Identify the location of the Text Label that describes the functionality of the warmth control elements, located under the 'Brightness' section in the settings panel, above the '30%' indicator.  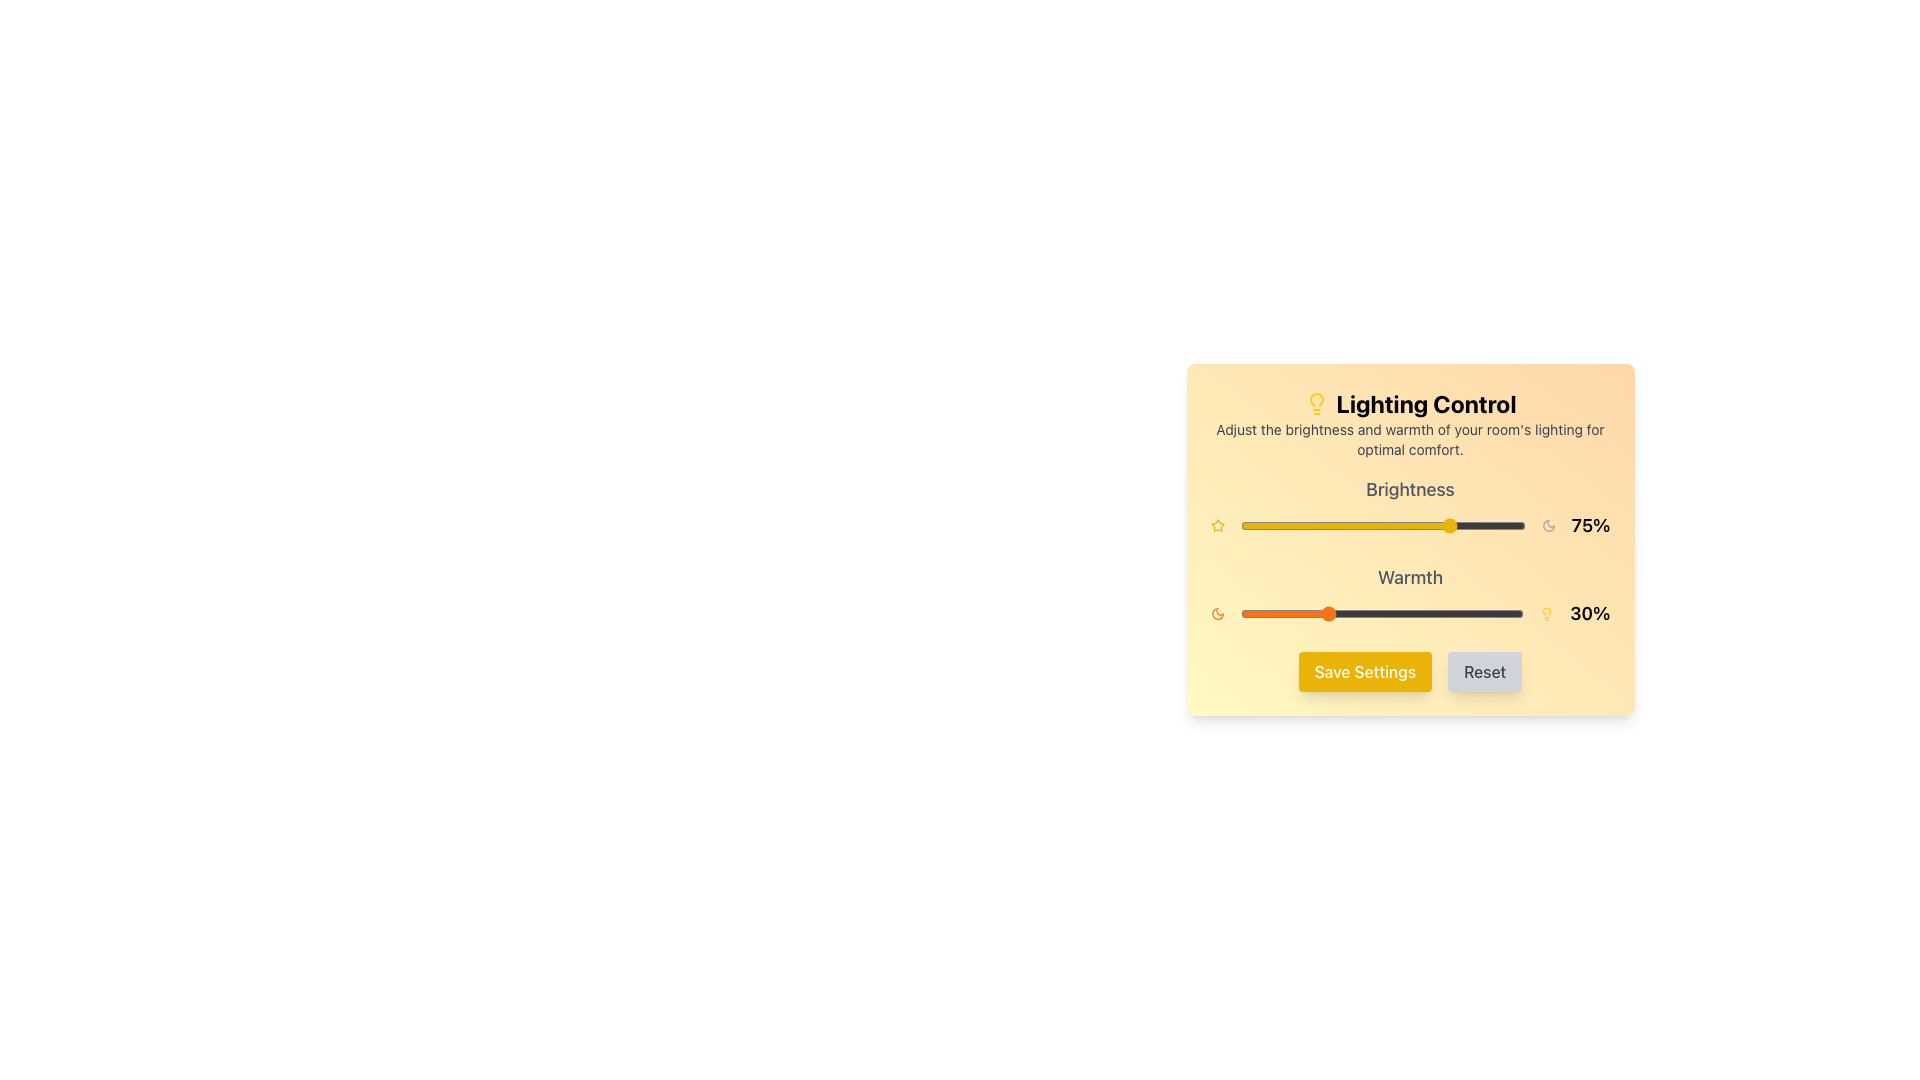
(1409, 578).